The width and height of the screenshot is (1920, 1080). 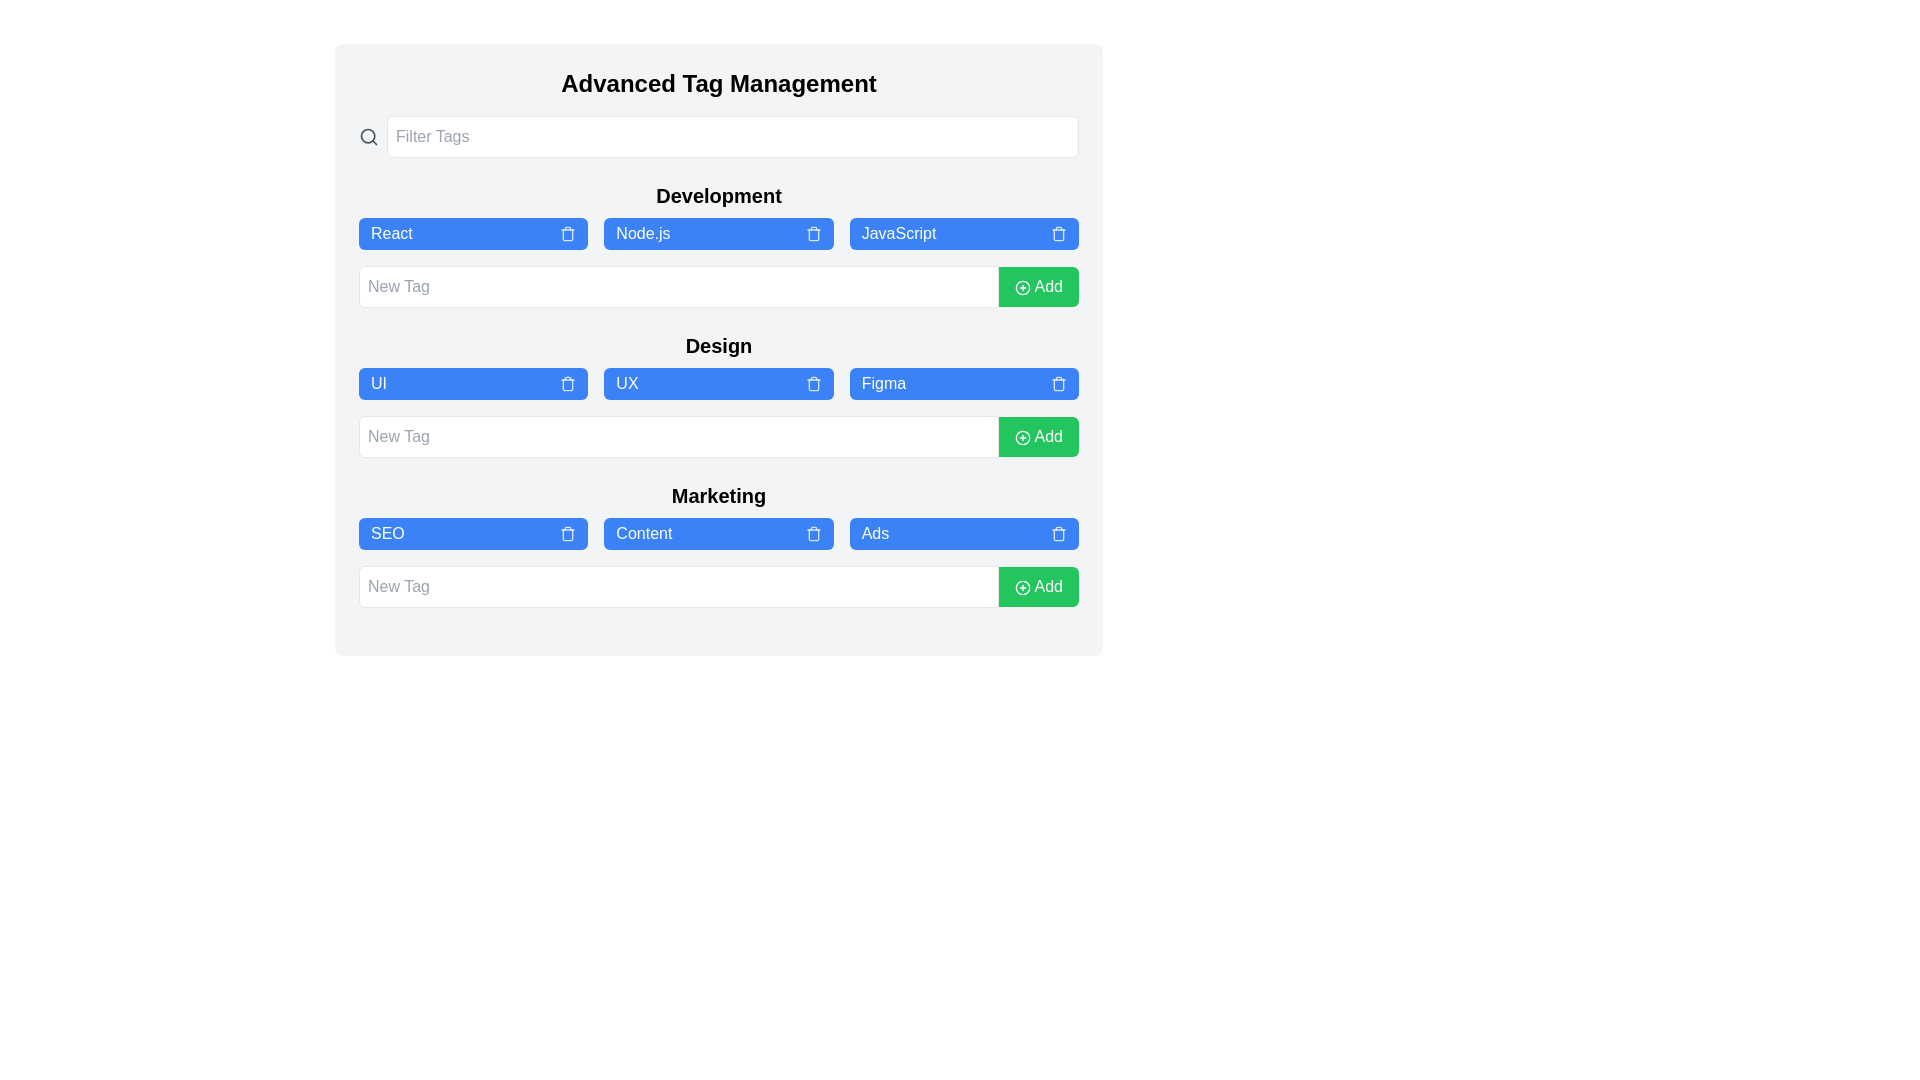 I want to click on the text label displaying 'Figma' in white color, which is located within a blue button in the 'Design' section of the interface, so click(x=882, y=384).